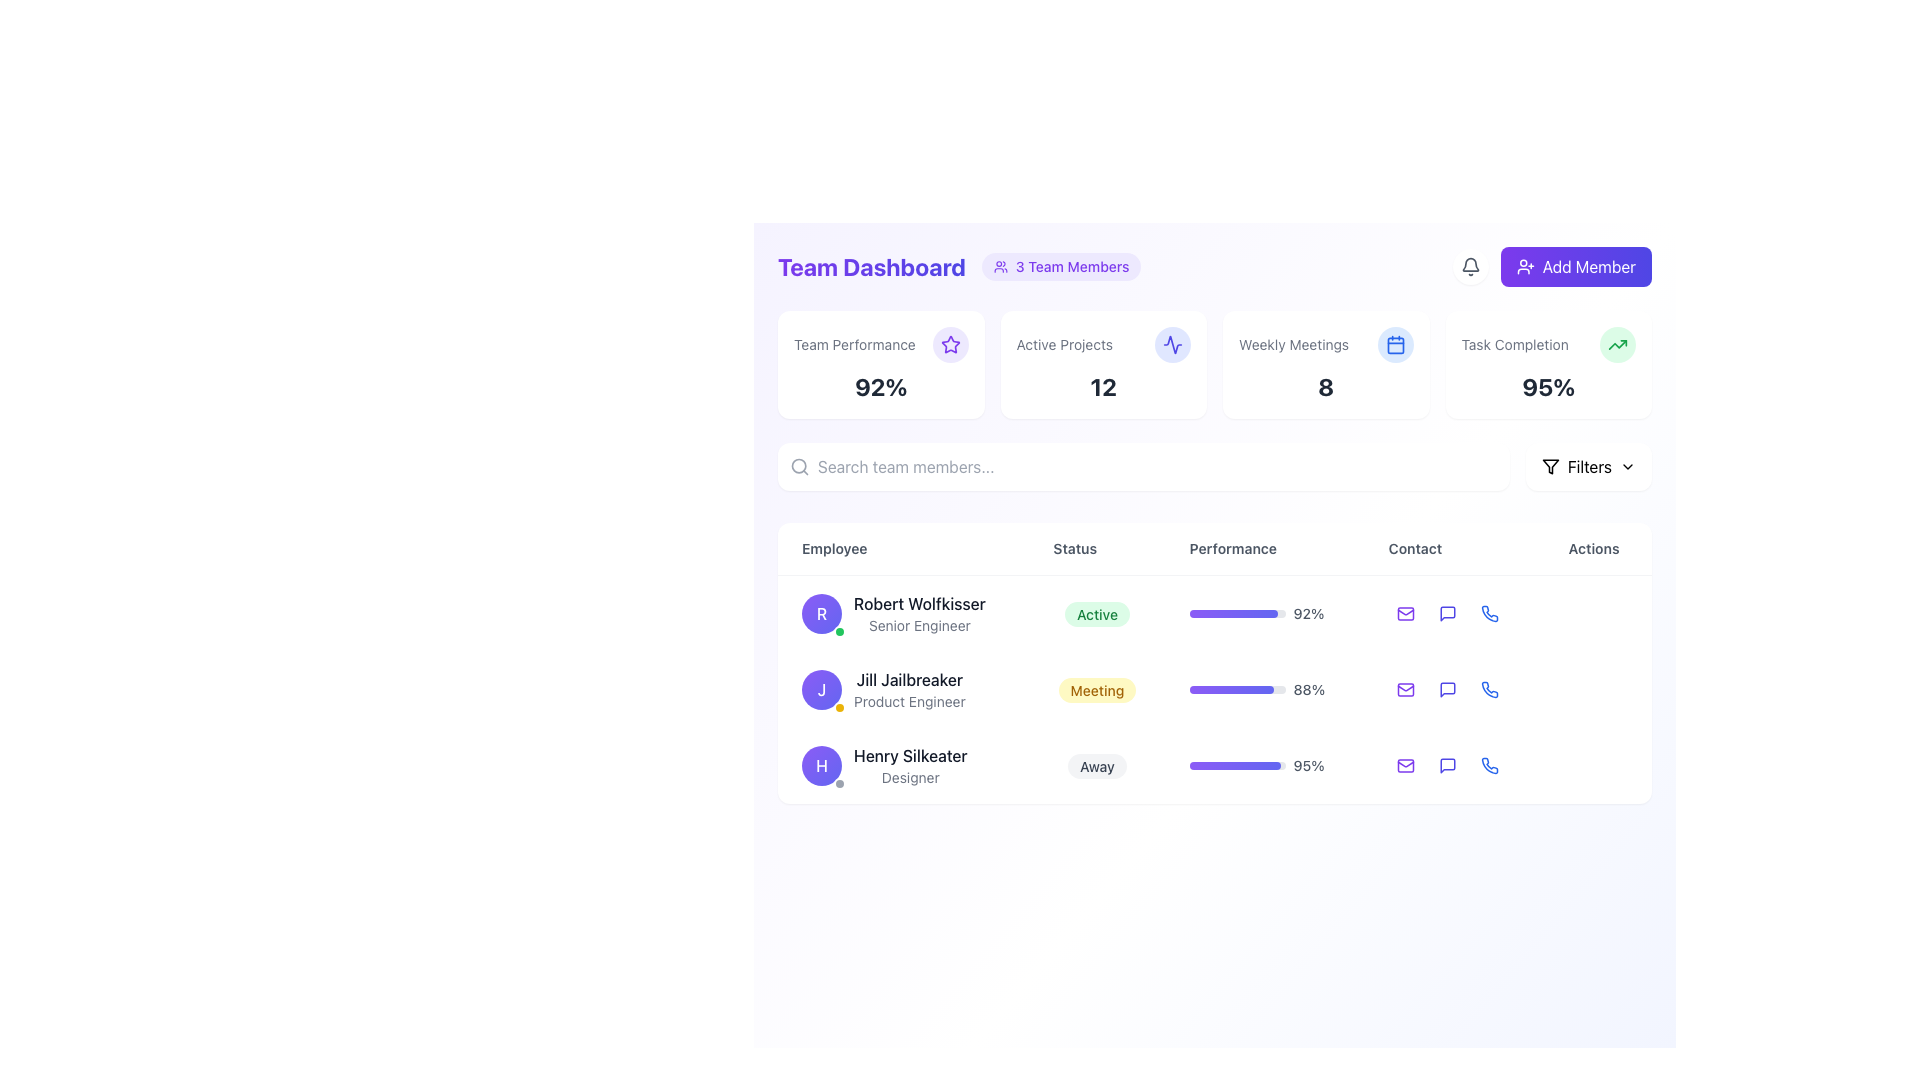 This screenshot has height=1080, width=1920. I want to click on the small rounded rectangle icon with a violet mail envelope symbol located in the 'Contact' column of the first row in the data table, so click(1404, 612).